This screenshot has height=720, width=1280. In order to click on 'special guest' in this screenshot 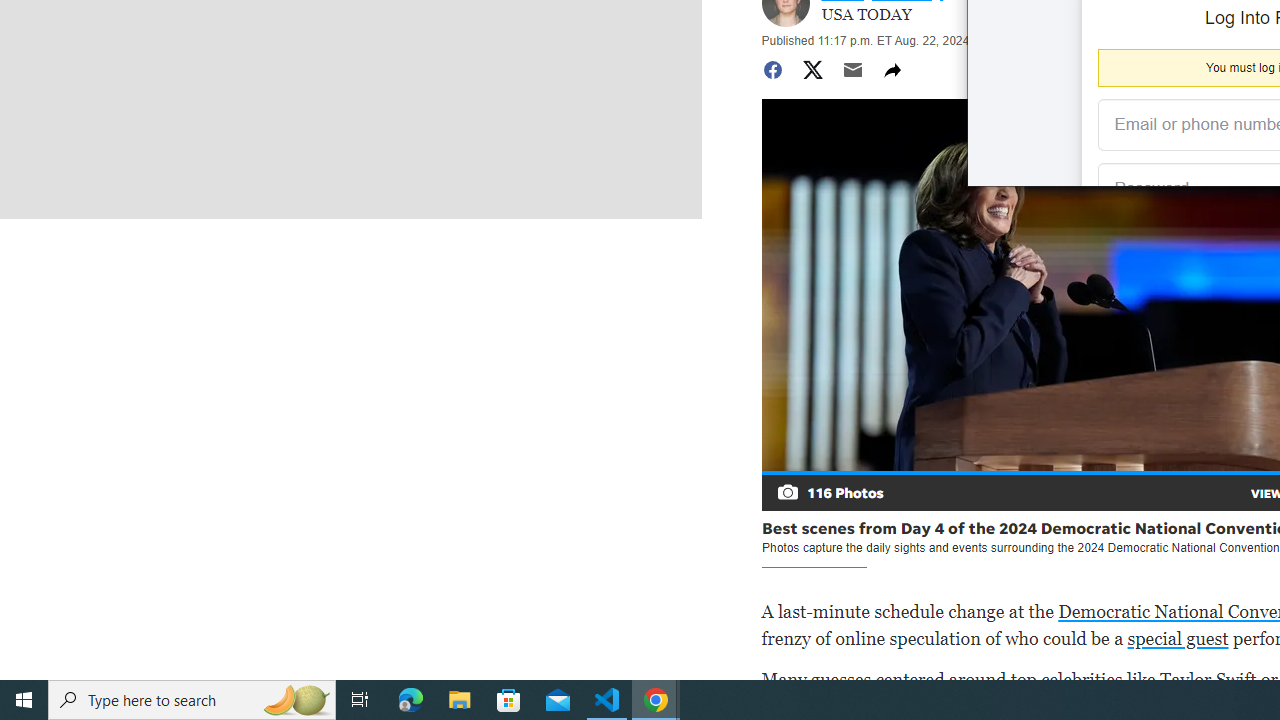, I will do `click(1177, 638)`.